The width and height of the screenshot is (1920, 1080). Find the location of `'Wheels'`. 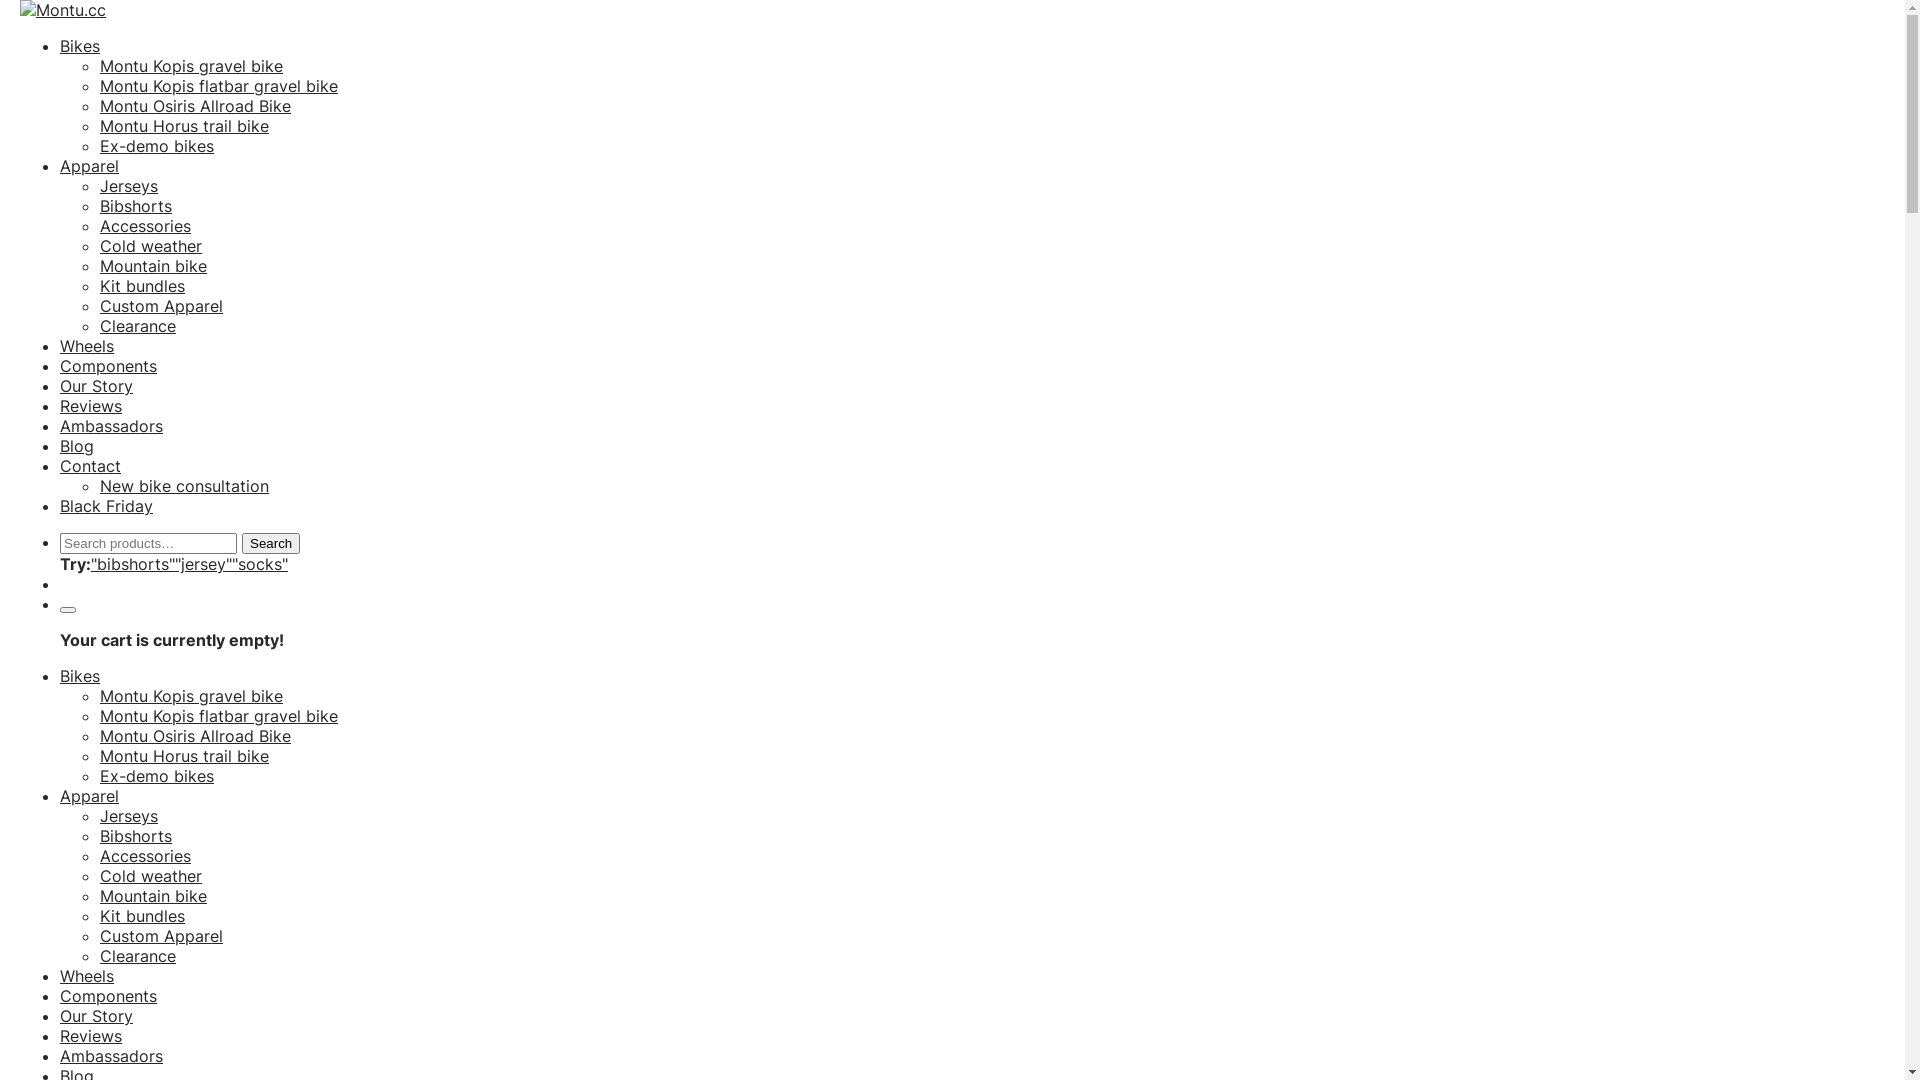

'Wheels' is located at coordinates (85, 345).